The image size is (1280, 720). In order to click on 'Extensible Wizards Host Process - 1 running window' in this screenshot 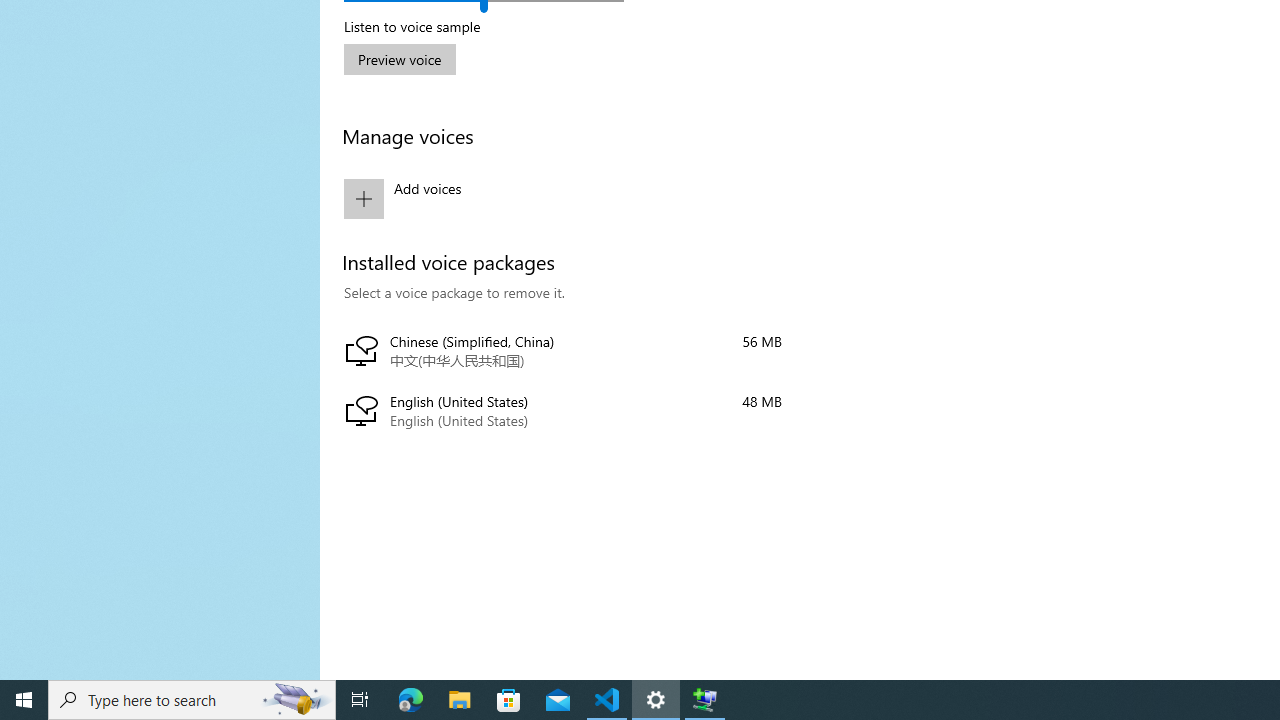, I will do `click(705, 698)`.